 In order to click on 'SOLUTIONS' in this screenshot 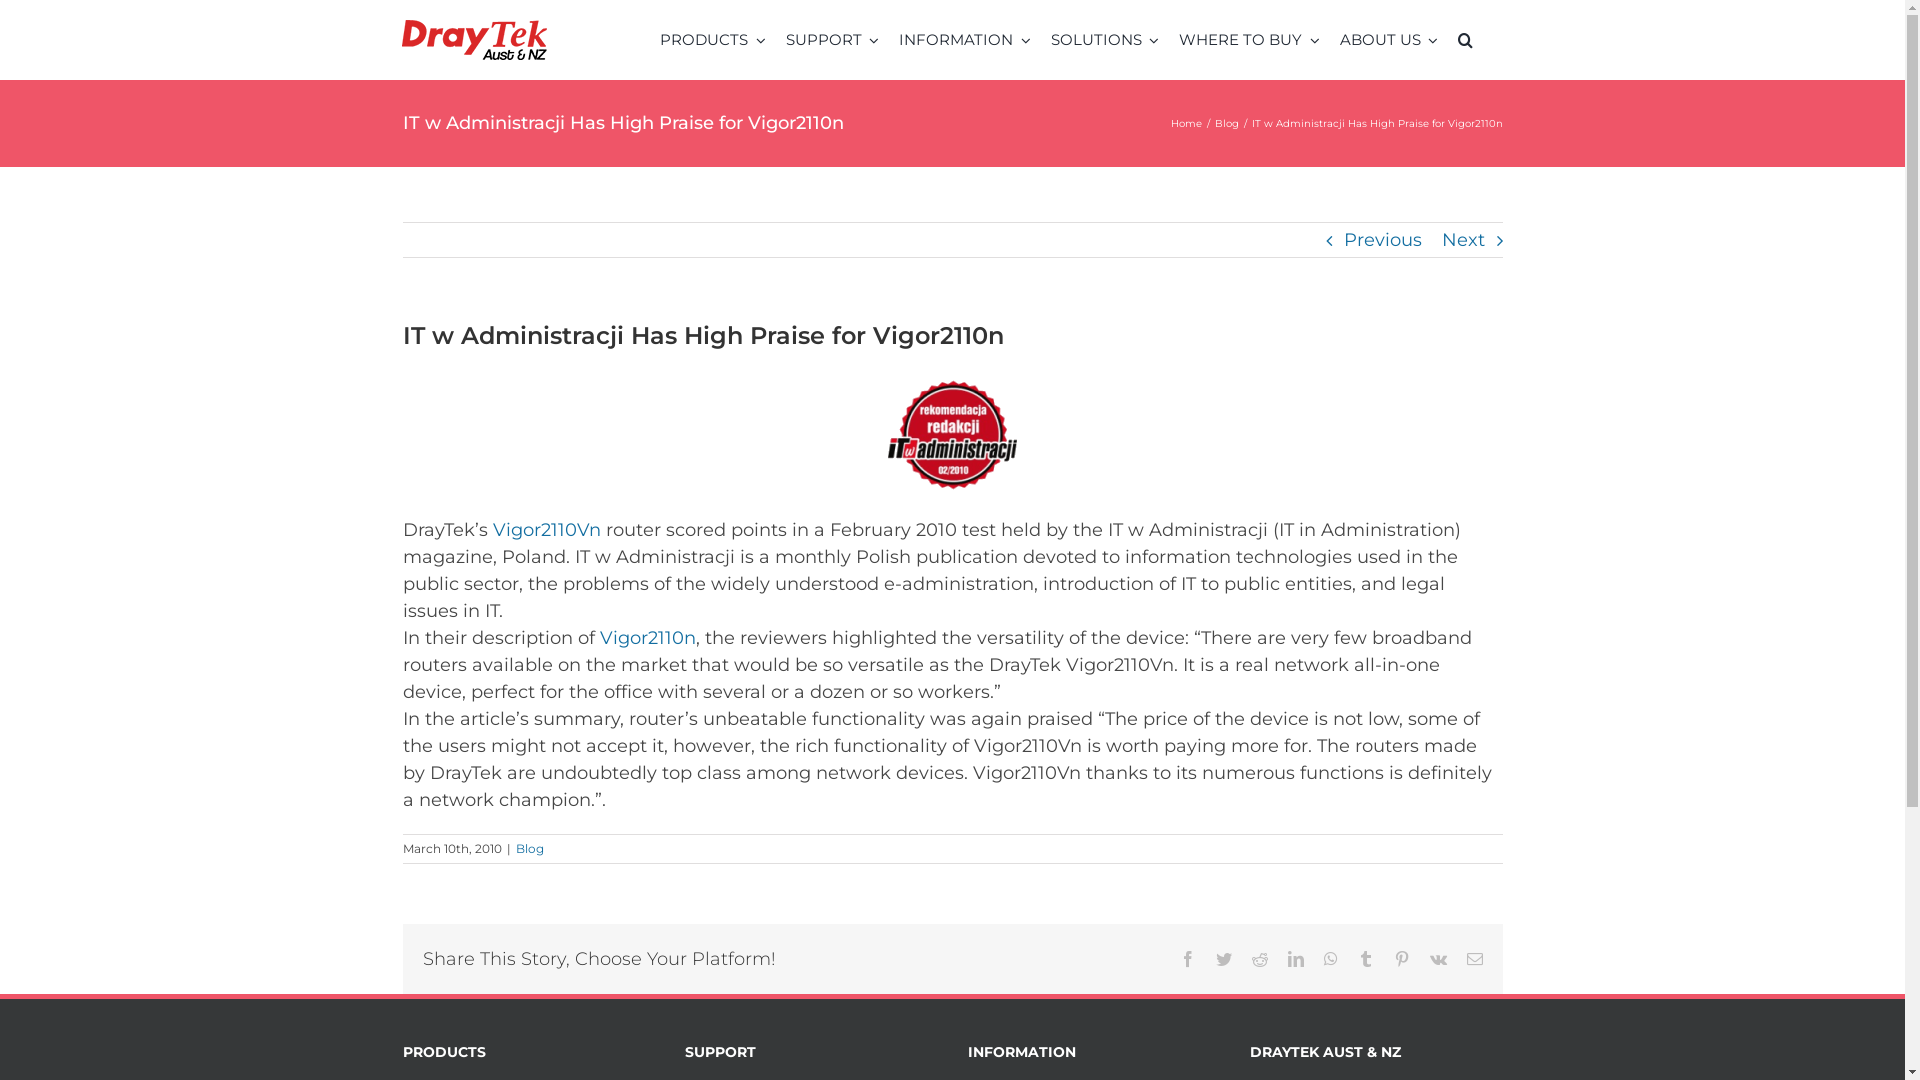, I will do `click(1040, 39)`.